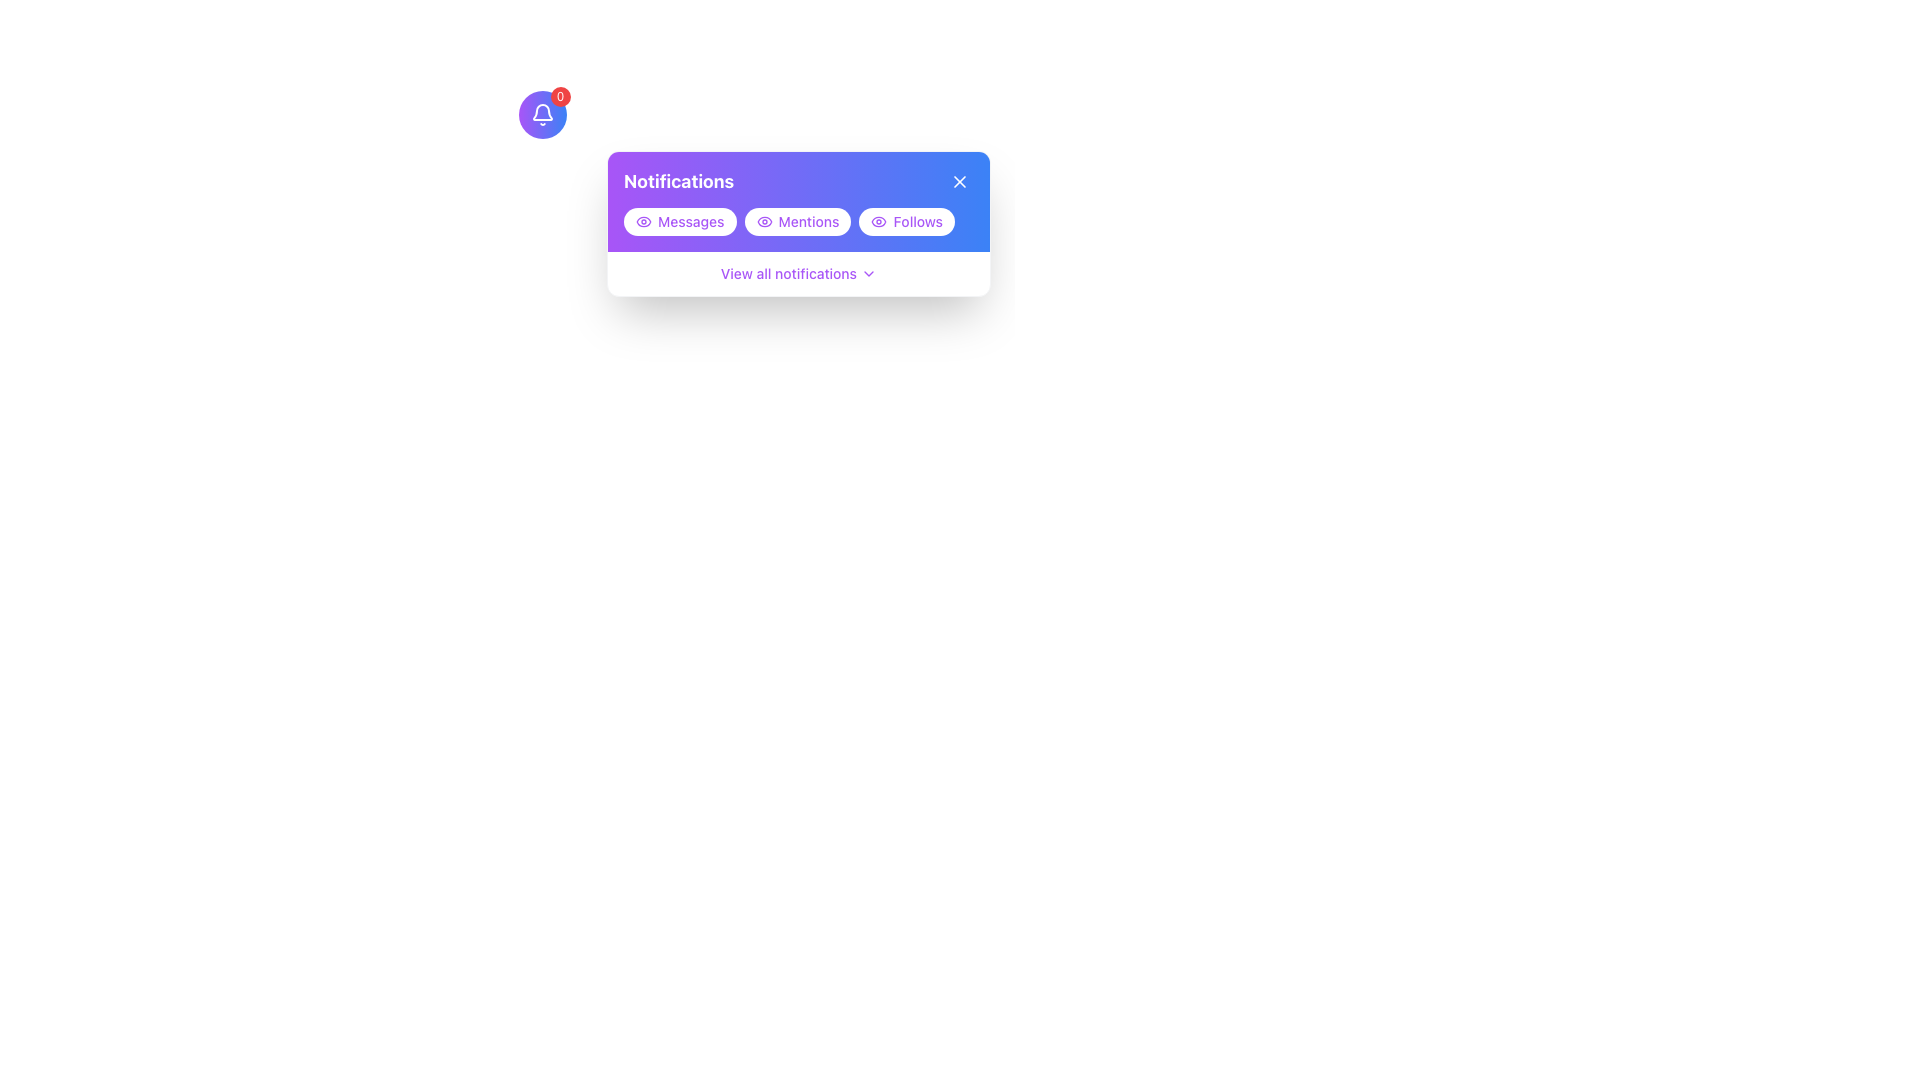 This screenshot has width=1920, height=1080. What do you see at coordinates (680, 222) in the screenshot?
I see `the pill-shaped button labeled 'Messages' with a white background and purple text to filter messages` at bounding box center [680, 222].